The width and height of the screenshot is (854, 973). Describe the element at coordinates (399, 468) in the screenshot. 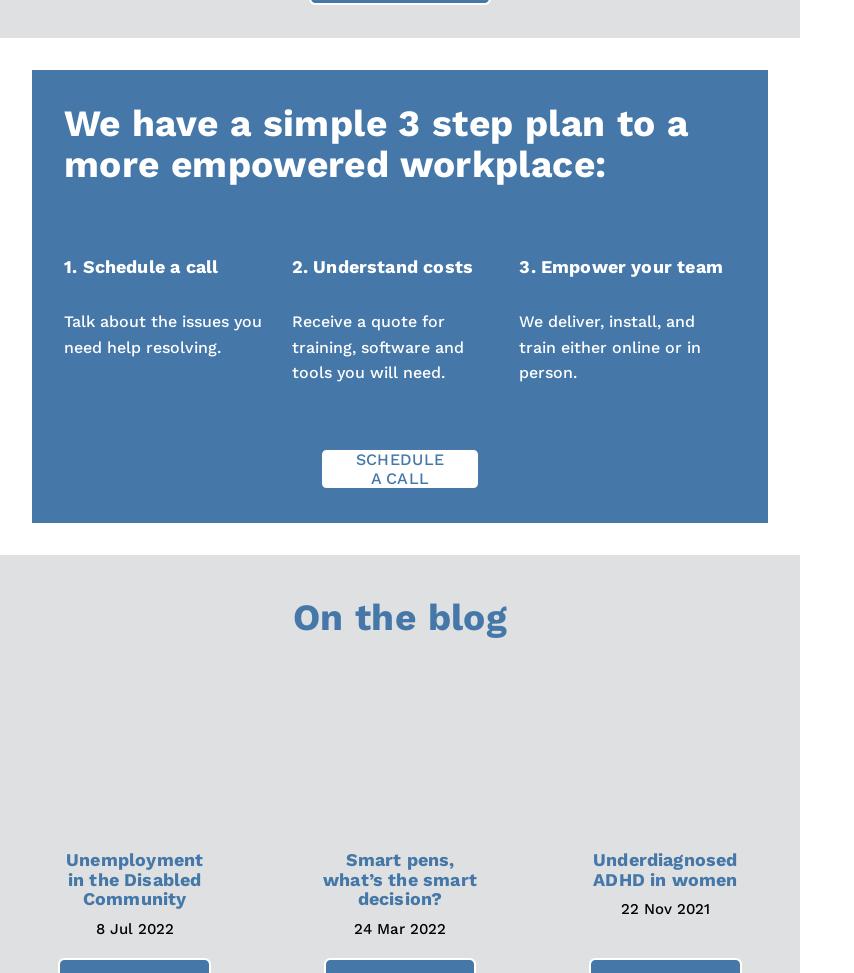

I see `'SCHEDULE A CALL'` at that location.